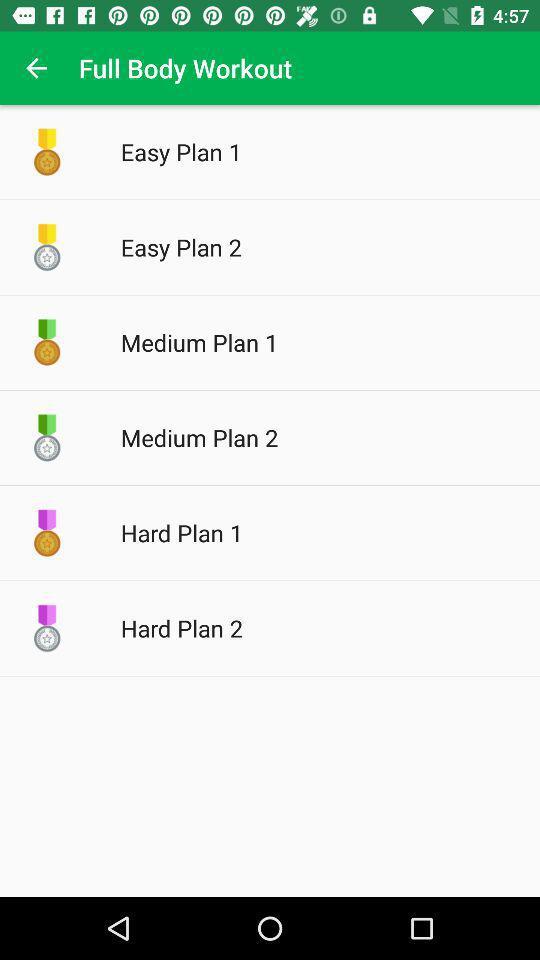  What do you see at coordinates (47, 437) in the screenshot?
I see `the icon which is left side of the medium plan 2` at bounding box center [47, 437].